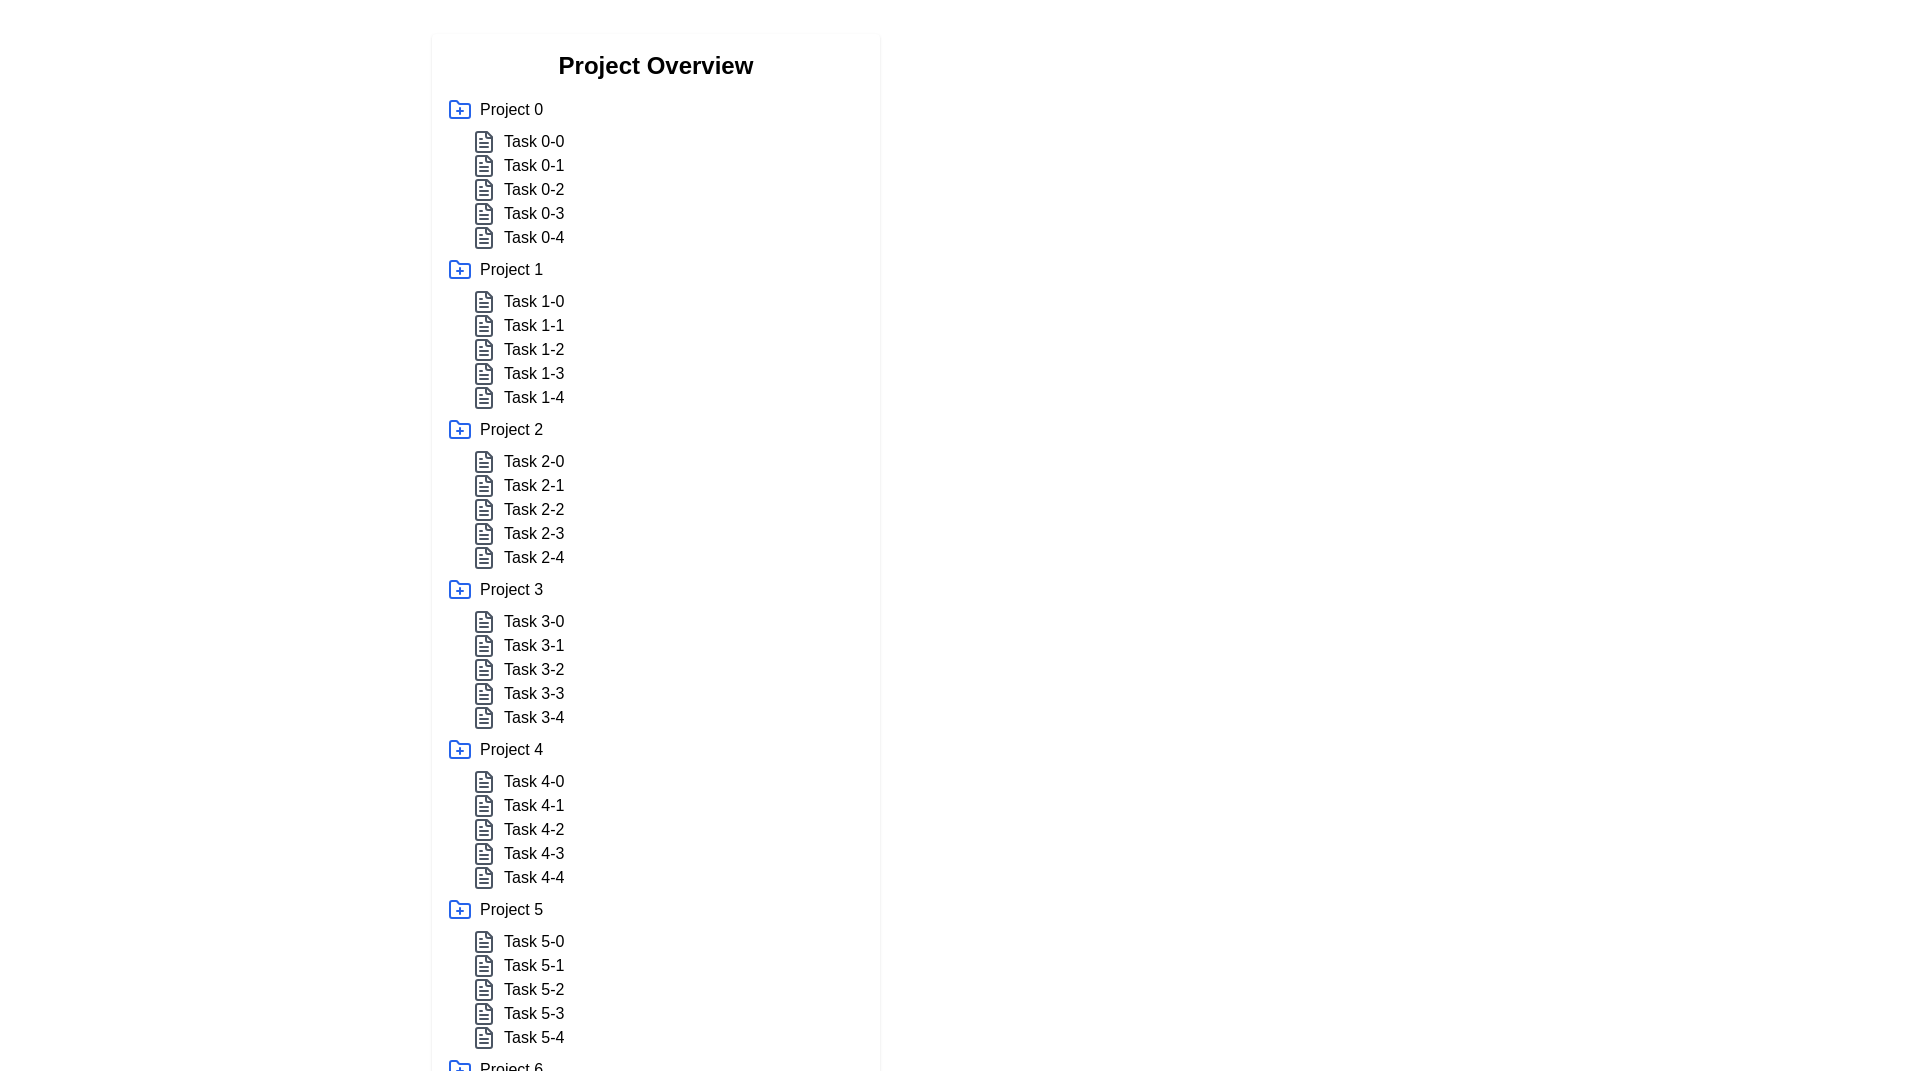 This screenshot has height=1080, width=1920. I want to click on the document-like icon representing 'Task 4-1' in the 'Project 4' section, so click(484, 805).